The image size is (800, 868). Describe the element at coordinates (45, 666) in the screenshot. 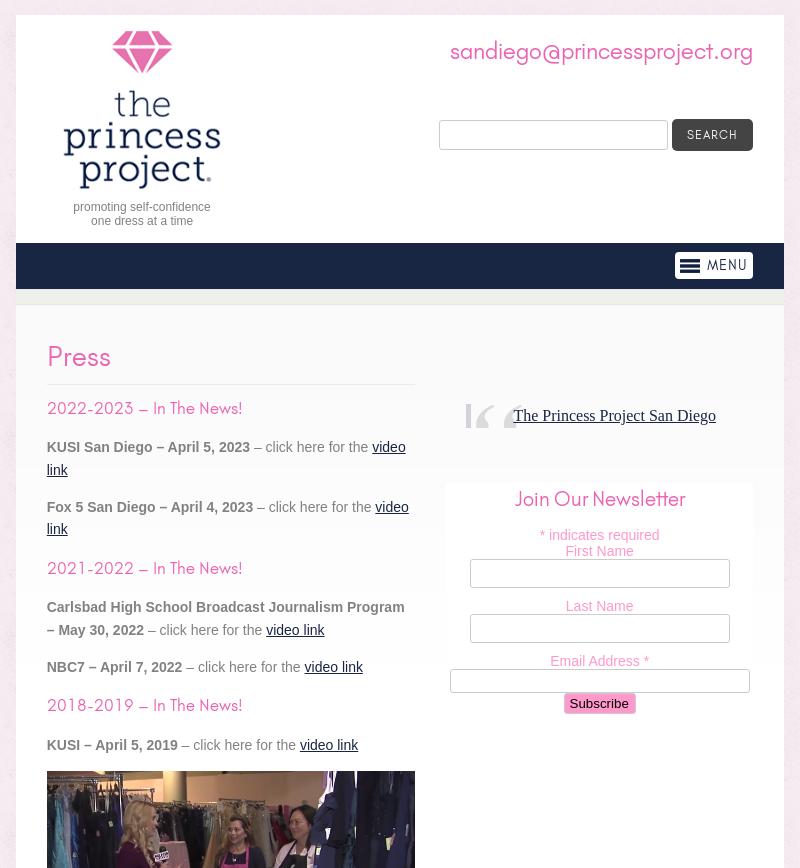

I see `'NBC7 – April 7, 2022'` at that location.